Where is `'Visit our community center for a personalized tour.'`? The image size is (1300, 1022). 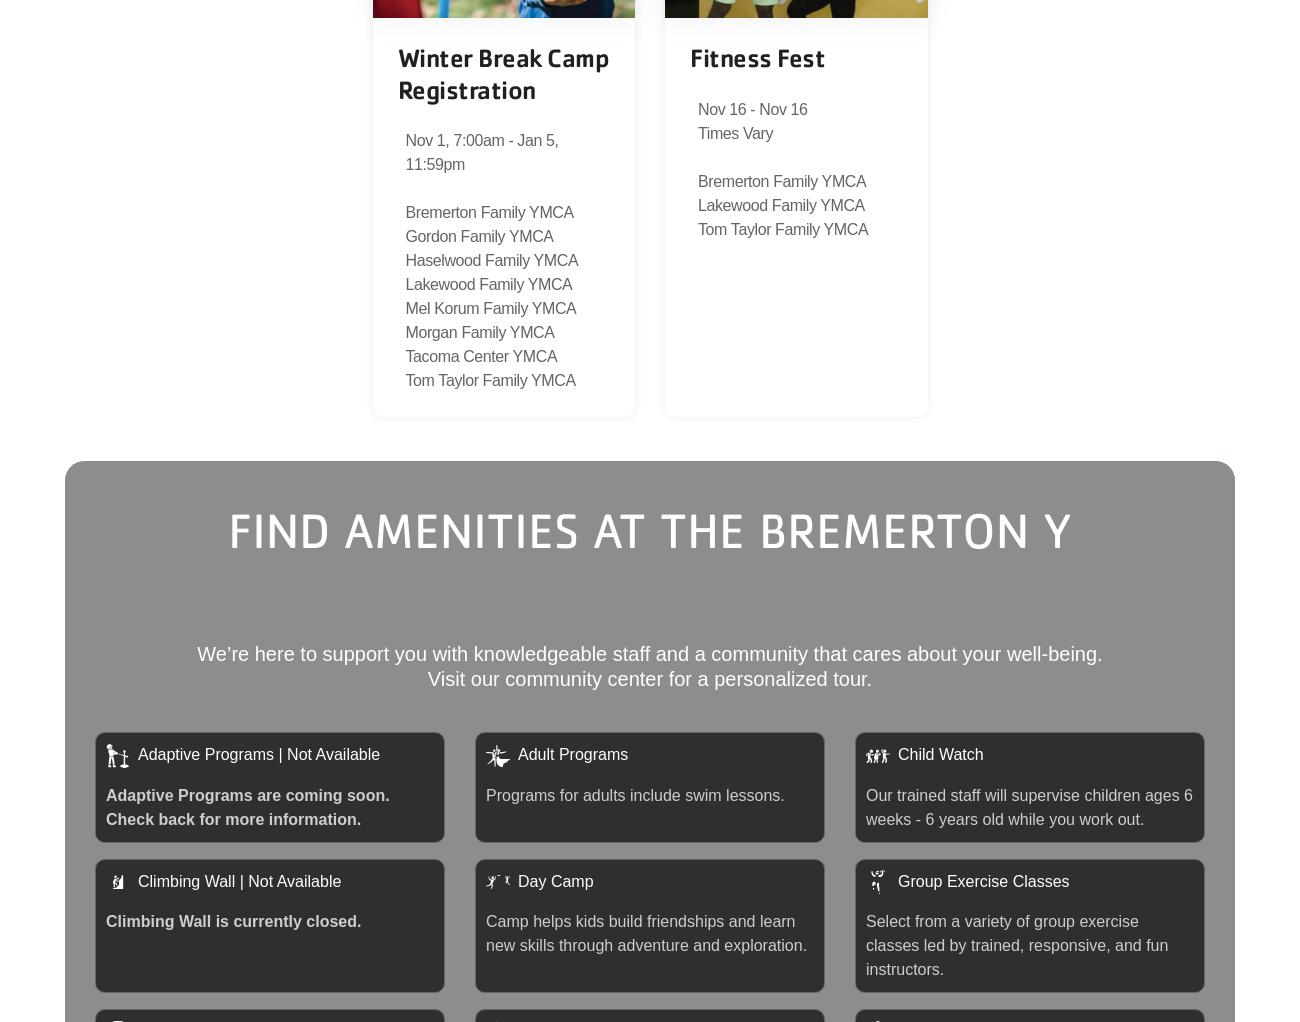 'Visit our community center for a personalized tour.' is located at coordinates (649, 676).